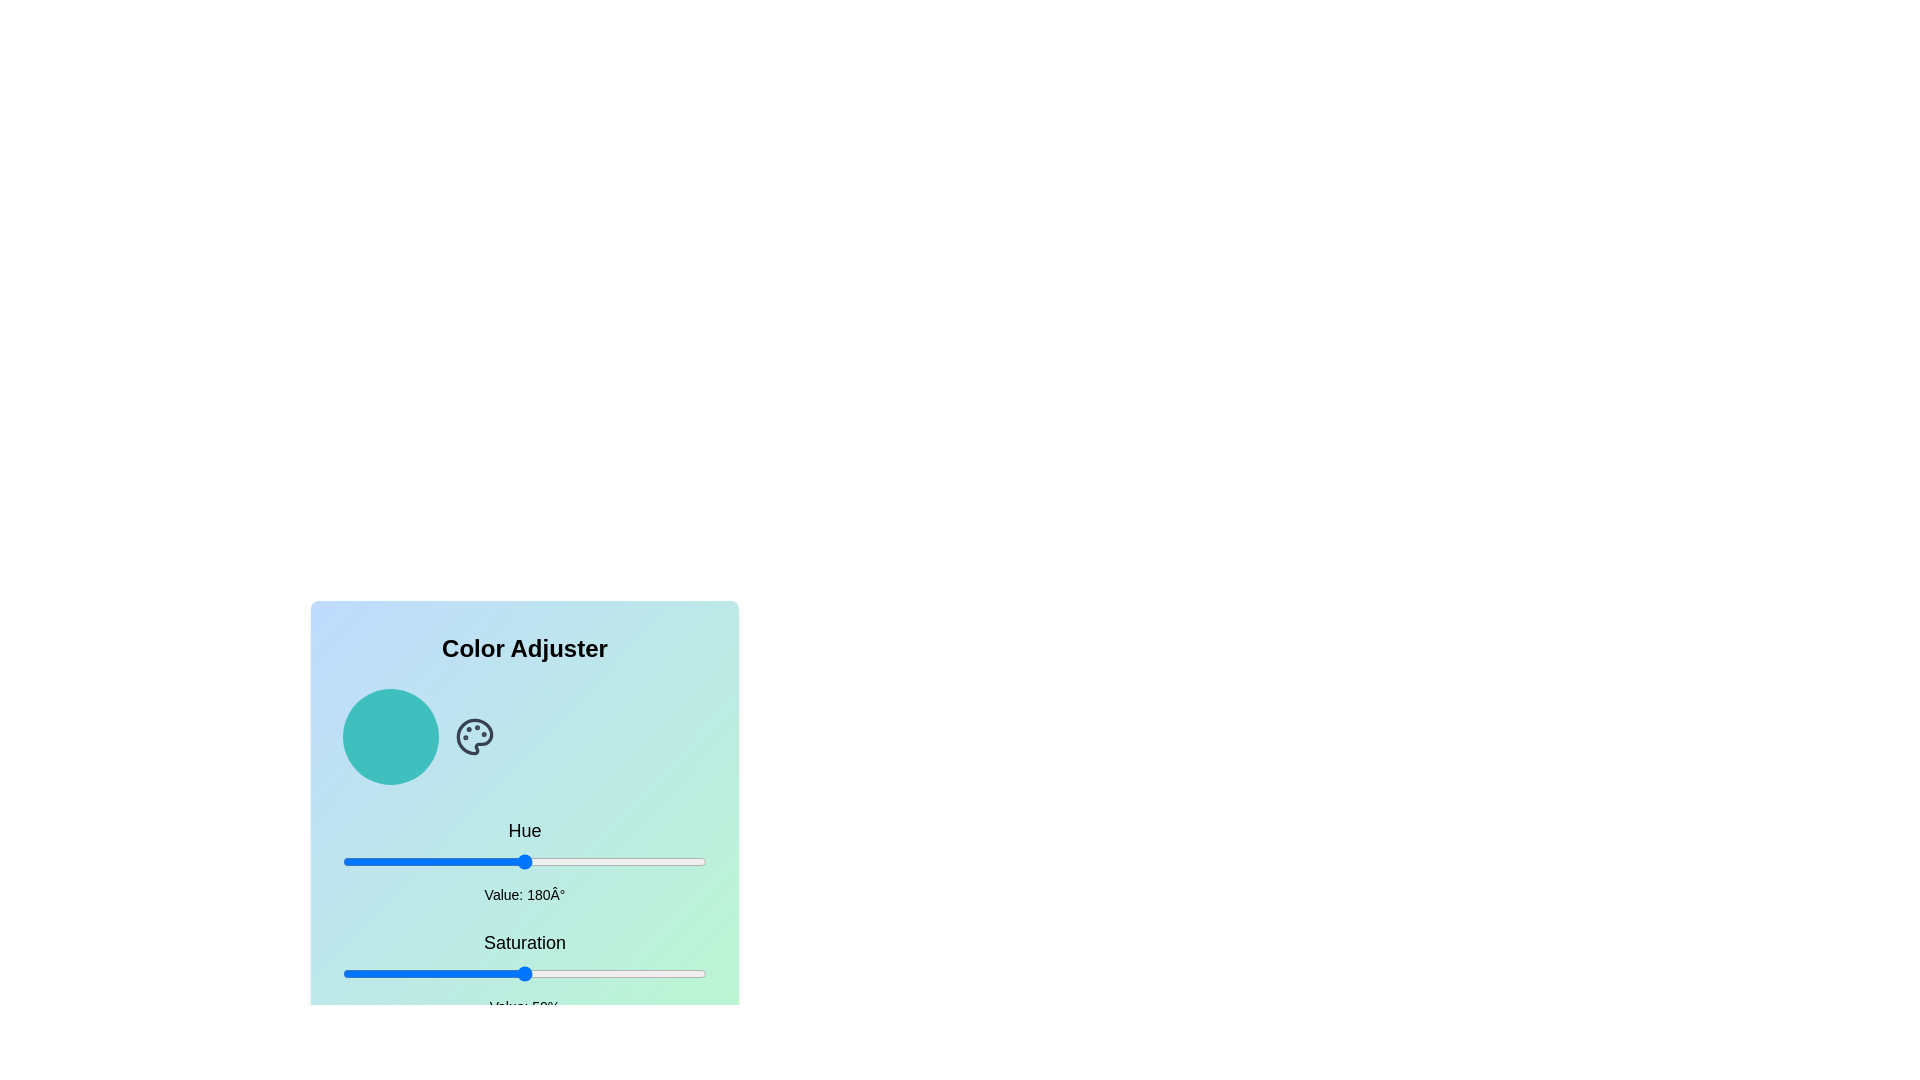 This screenshot has height=1080, width=1920. I want to click on the saturation slider to set the saturation to 98%, so click(699, 973).